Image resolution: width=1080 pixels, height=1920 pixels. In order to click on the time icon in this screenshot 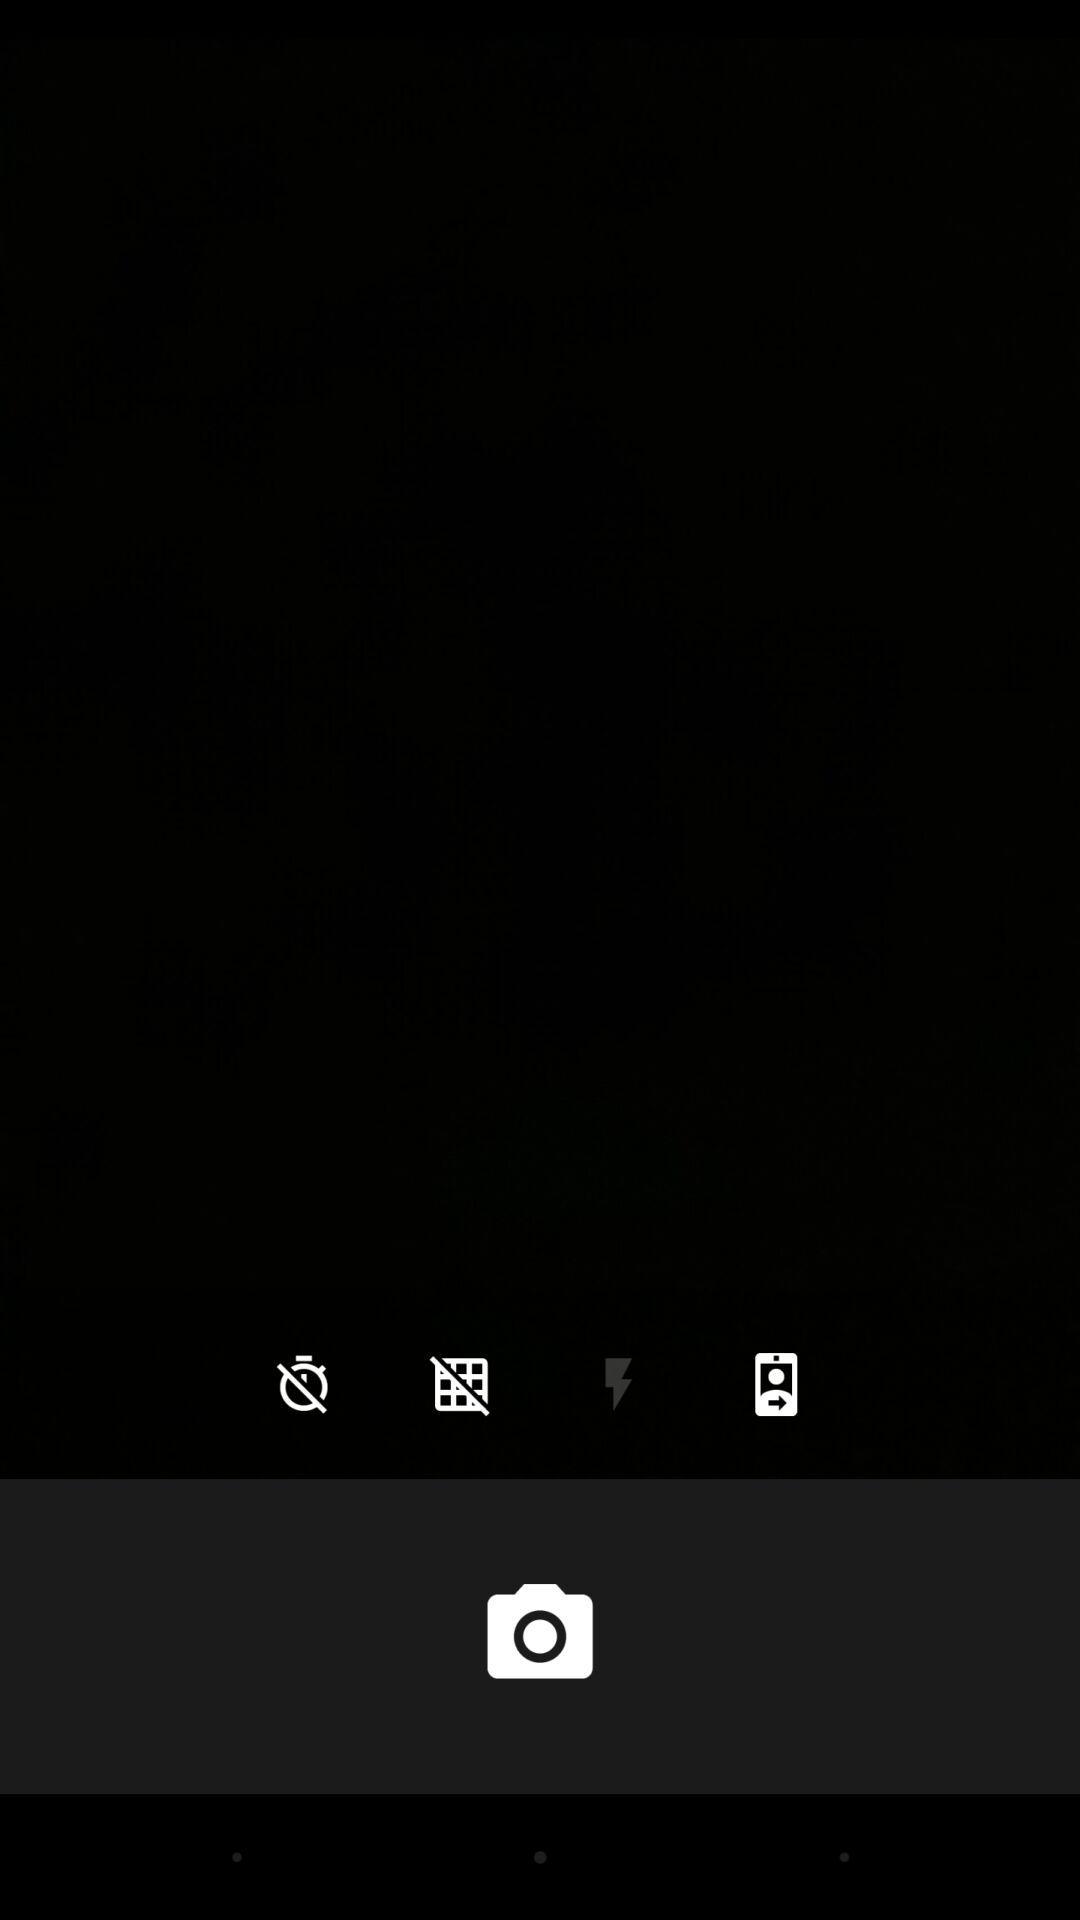, I will do `click(303, 1383)`.